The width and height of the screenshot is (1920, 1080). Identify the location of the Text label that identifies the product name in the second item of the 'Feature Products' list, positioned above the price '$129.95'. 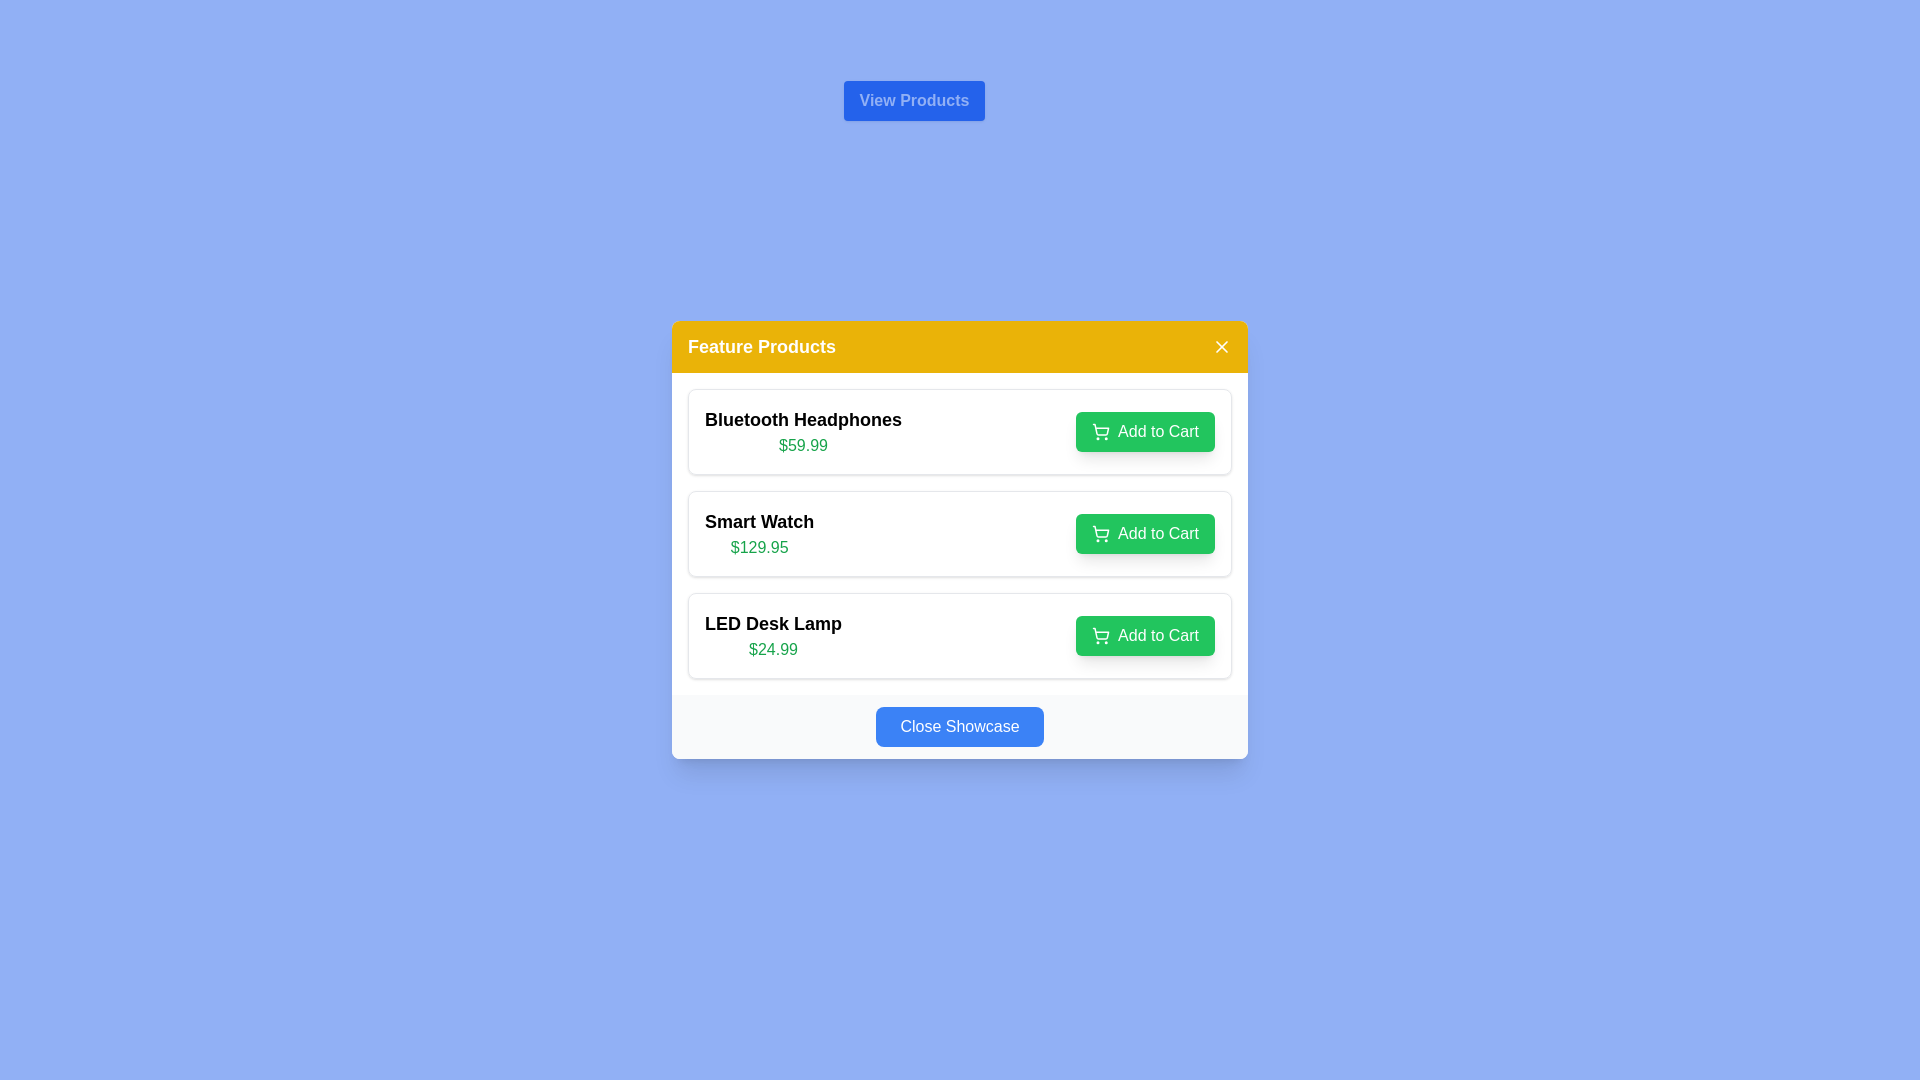
(758, 520).